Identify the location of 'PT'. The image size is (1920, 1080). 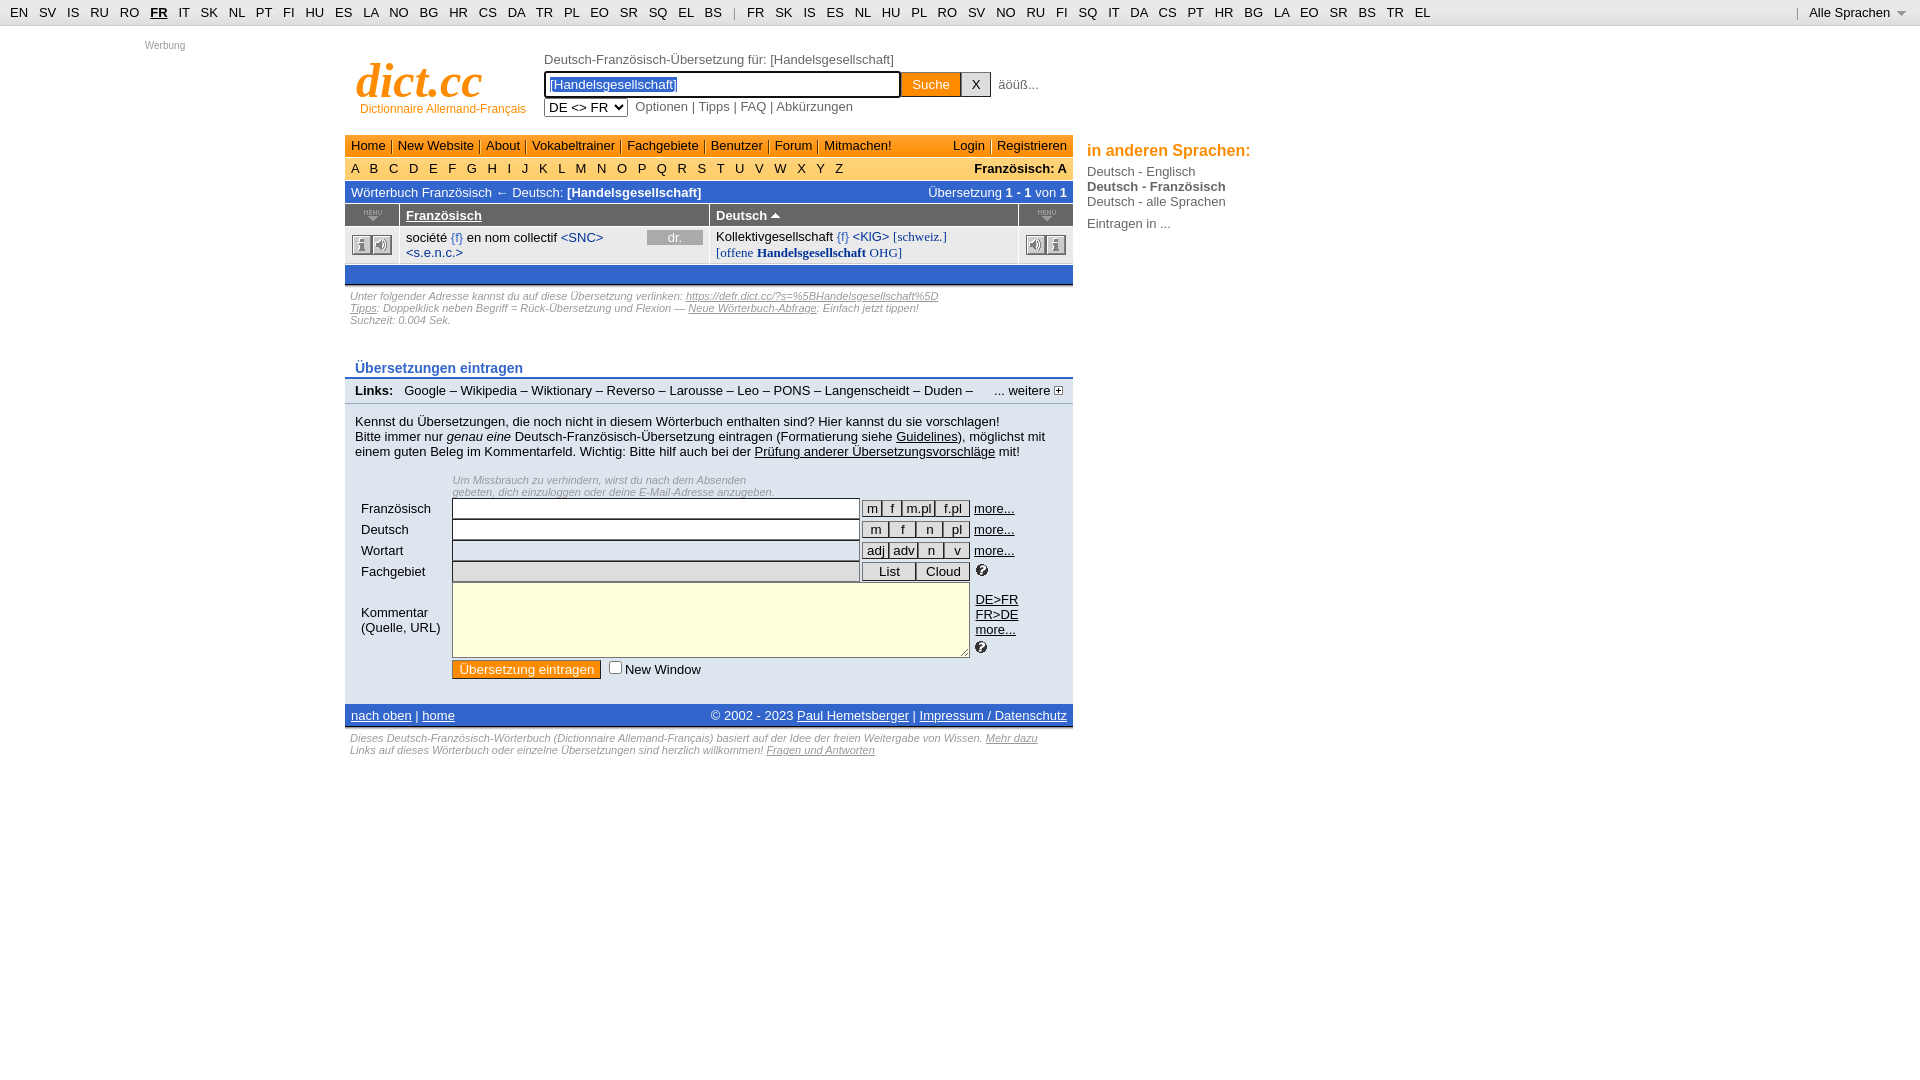
(1195, 12).